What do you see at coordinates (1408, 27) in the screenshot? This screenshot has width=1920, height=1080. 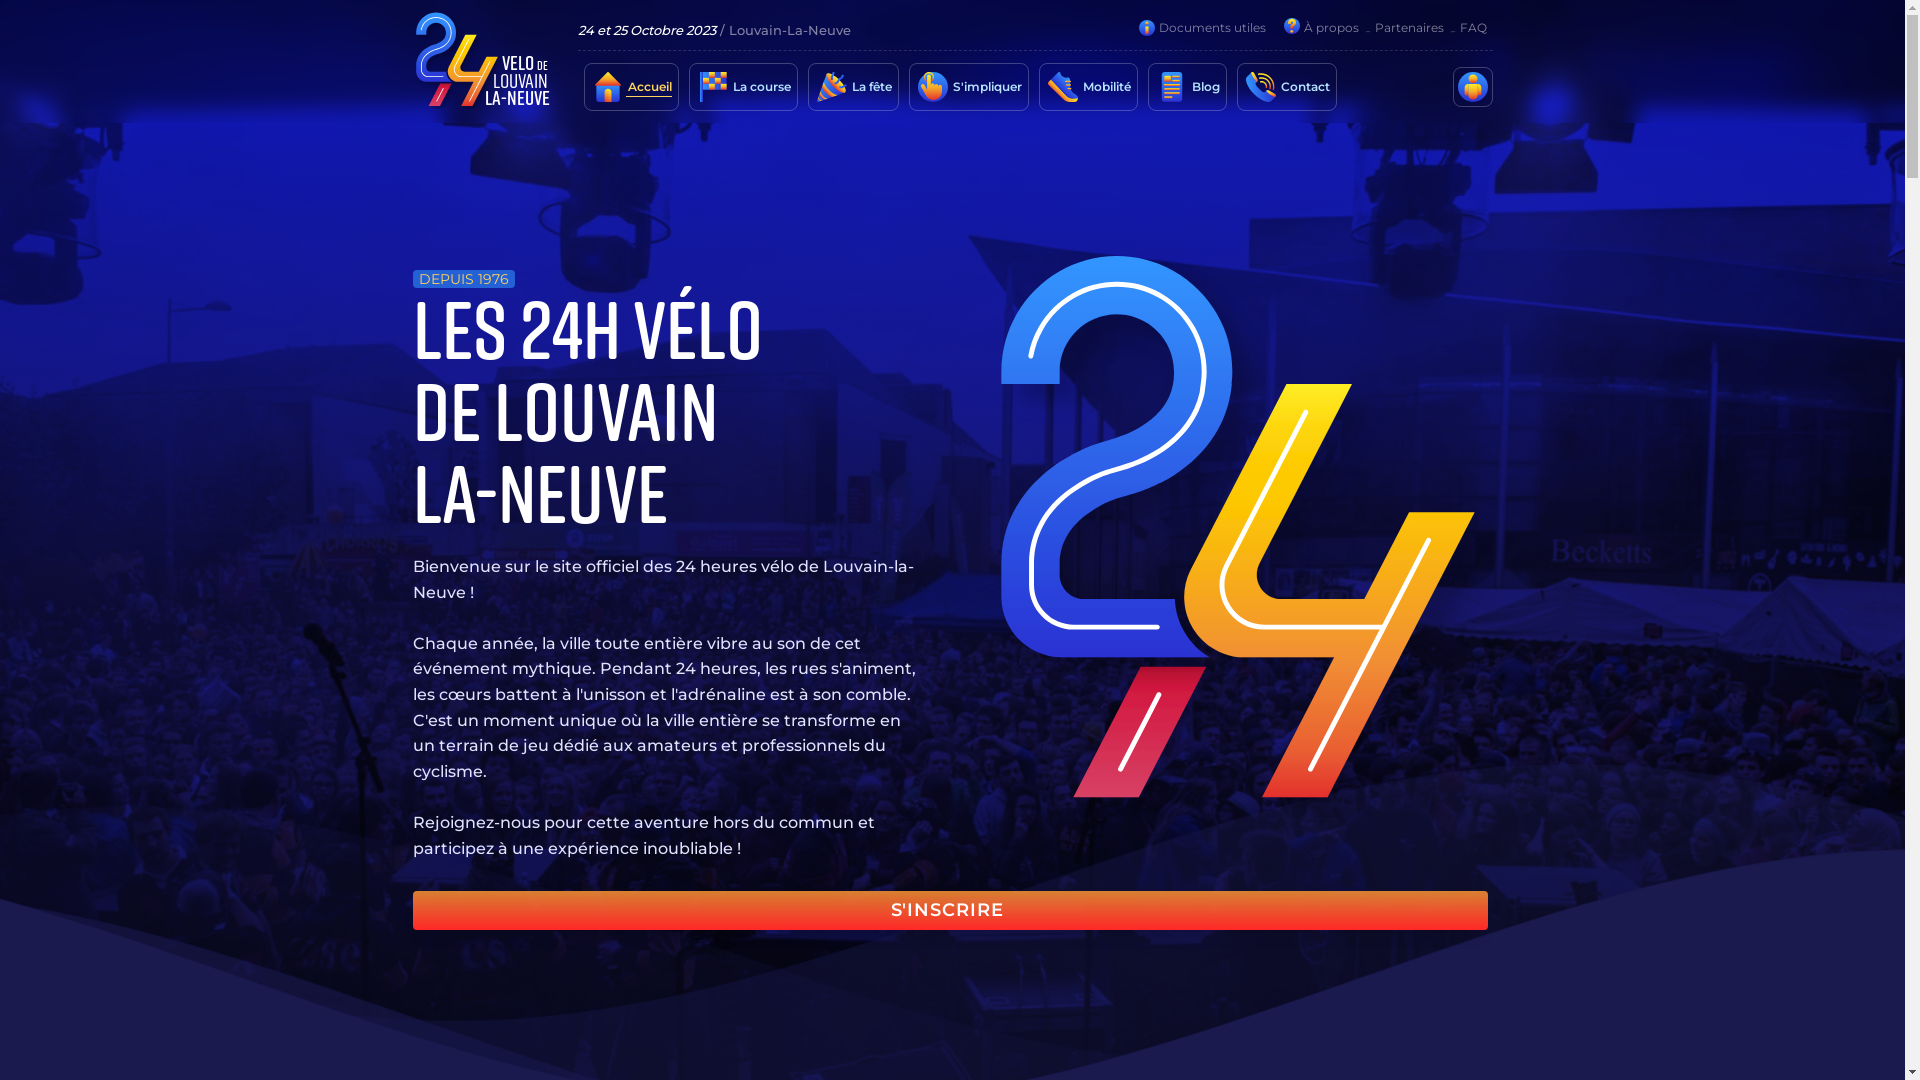 I see `'Partenaires'` at bounding box center [1408, 27].